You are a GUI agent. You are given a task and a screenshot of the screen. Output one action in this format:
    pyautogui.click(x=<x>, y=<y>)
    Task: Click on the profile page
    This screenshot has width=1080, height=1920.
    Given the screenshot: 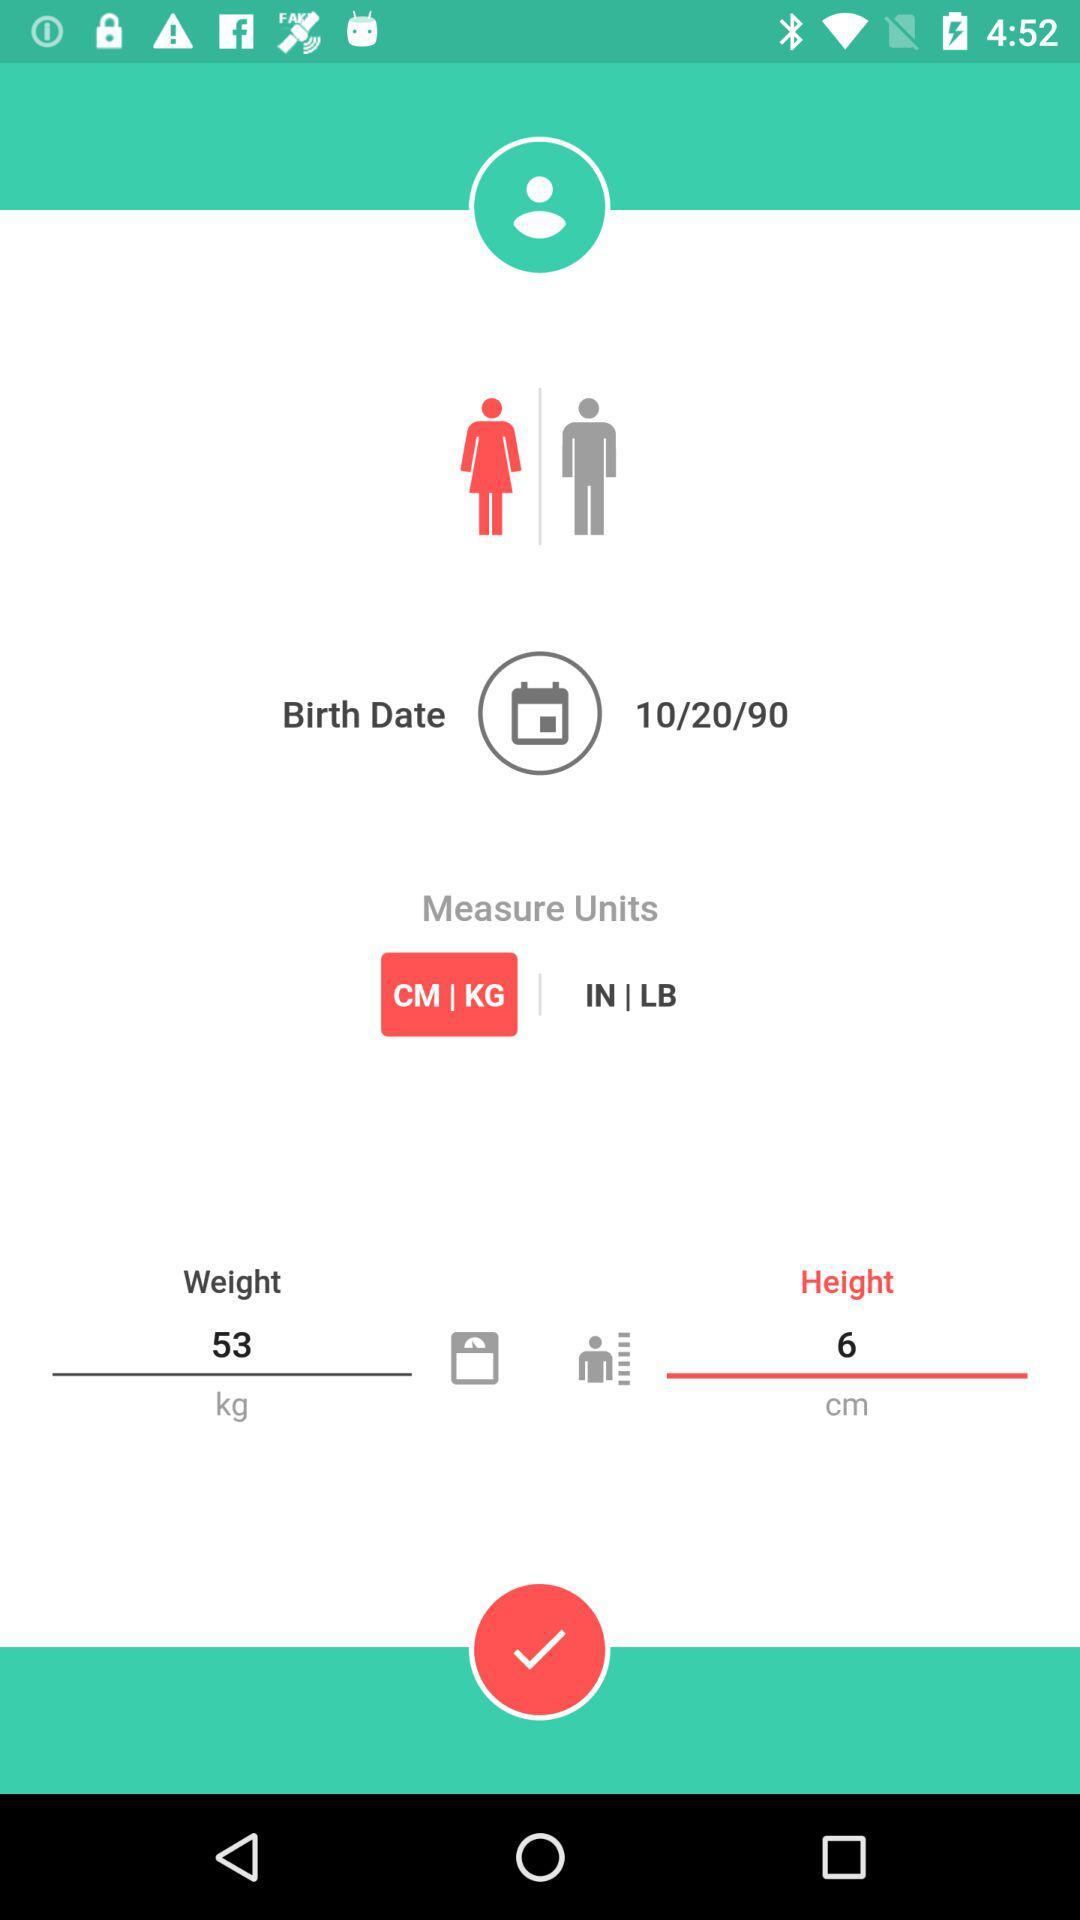 What is the action you would take?
    pyautogui.click(x=538, y=207)
    